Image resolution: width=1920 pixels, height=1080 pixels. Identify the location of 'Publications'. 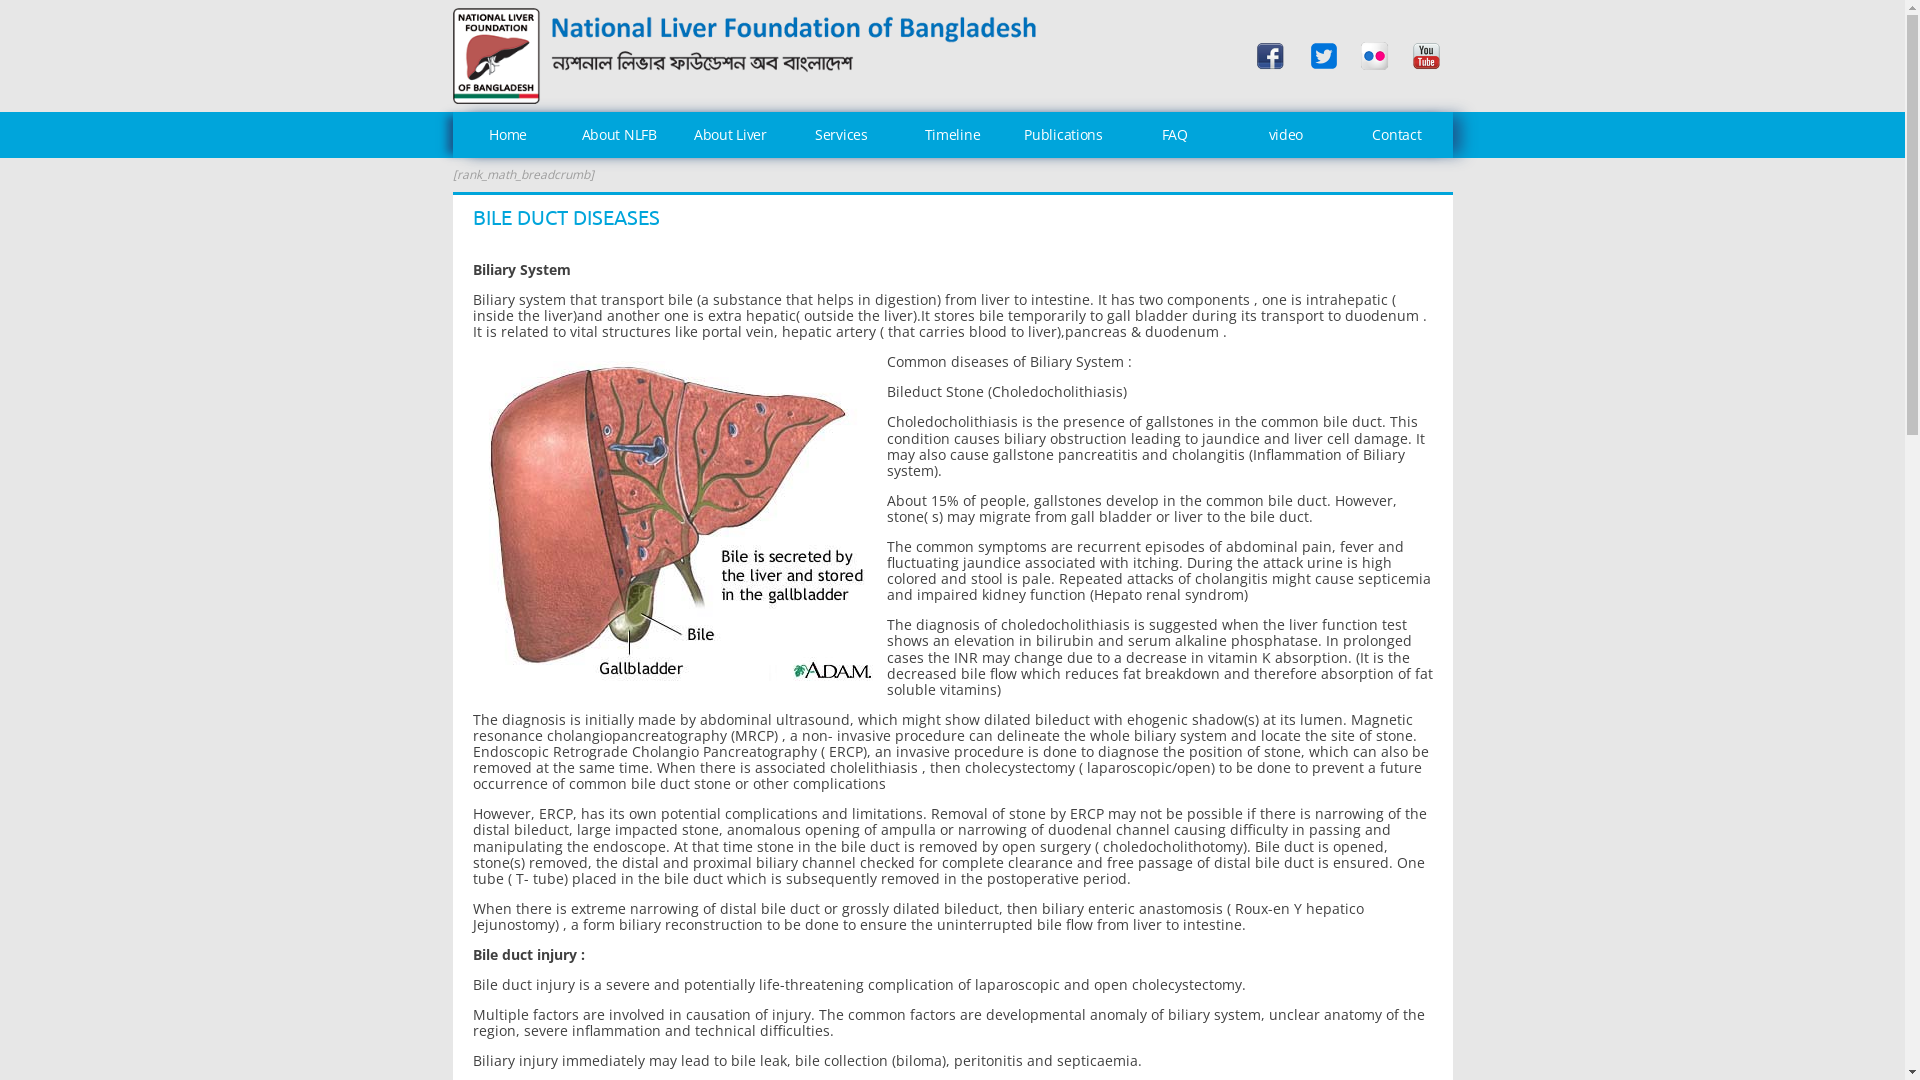
(1062, 135).